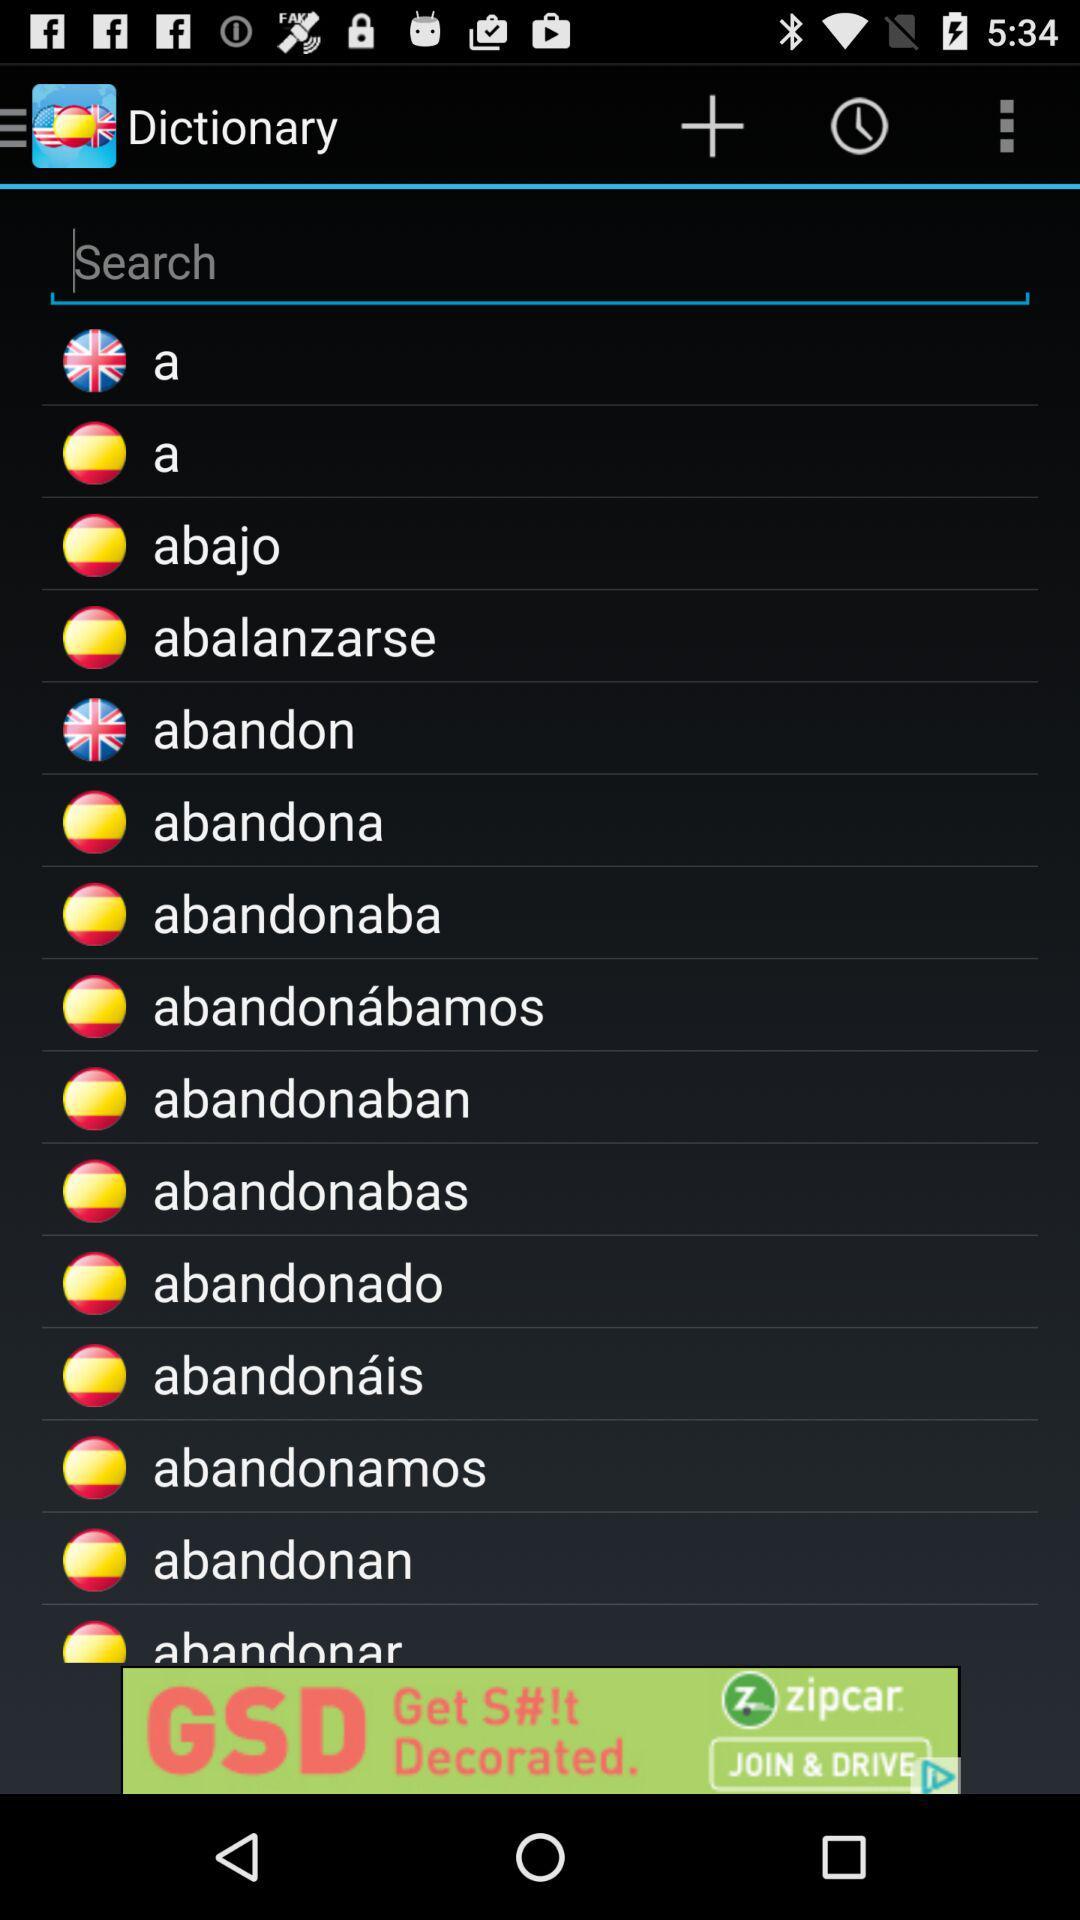 The height and width of the screenshot is (1920, 1080). Describe the element at coordinates (540, 260) in the screenshot. I see `type in search box` at that location.